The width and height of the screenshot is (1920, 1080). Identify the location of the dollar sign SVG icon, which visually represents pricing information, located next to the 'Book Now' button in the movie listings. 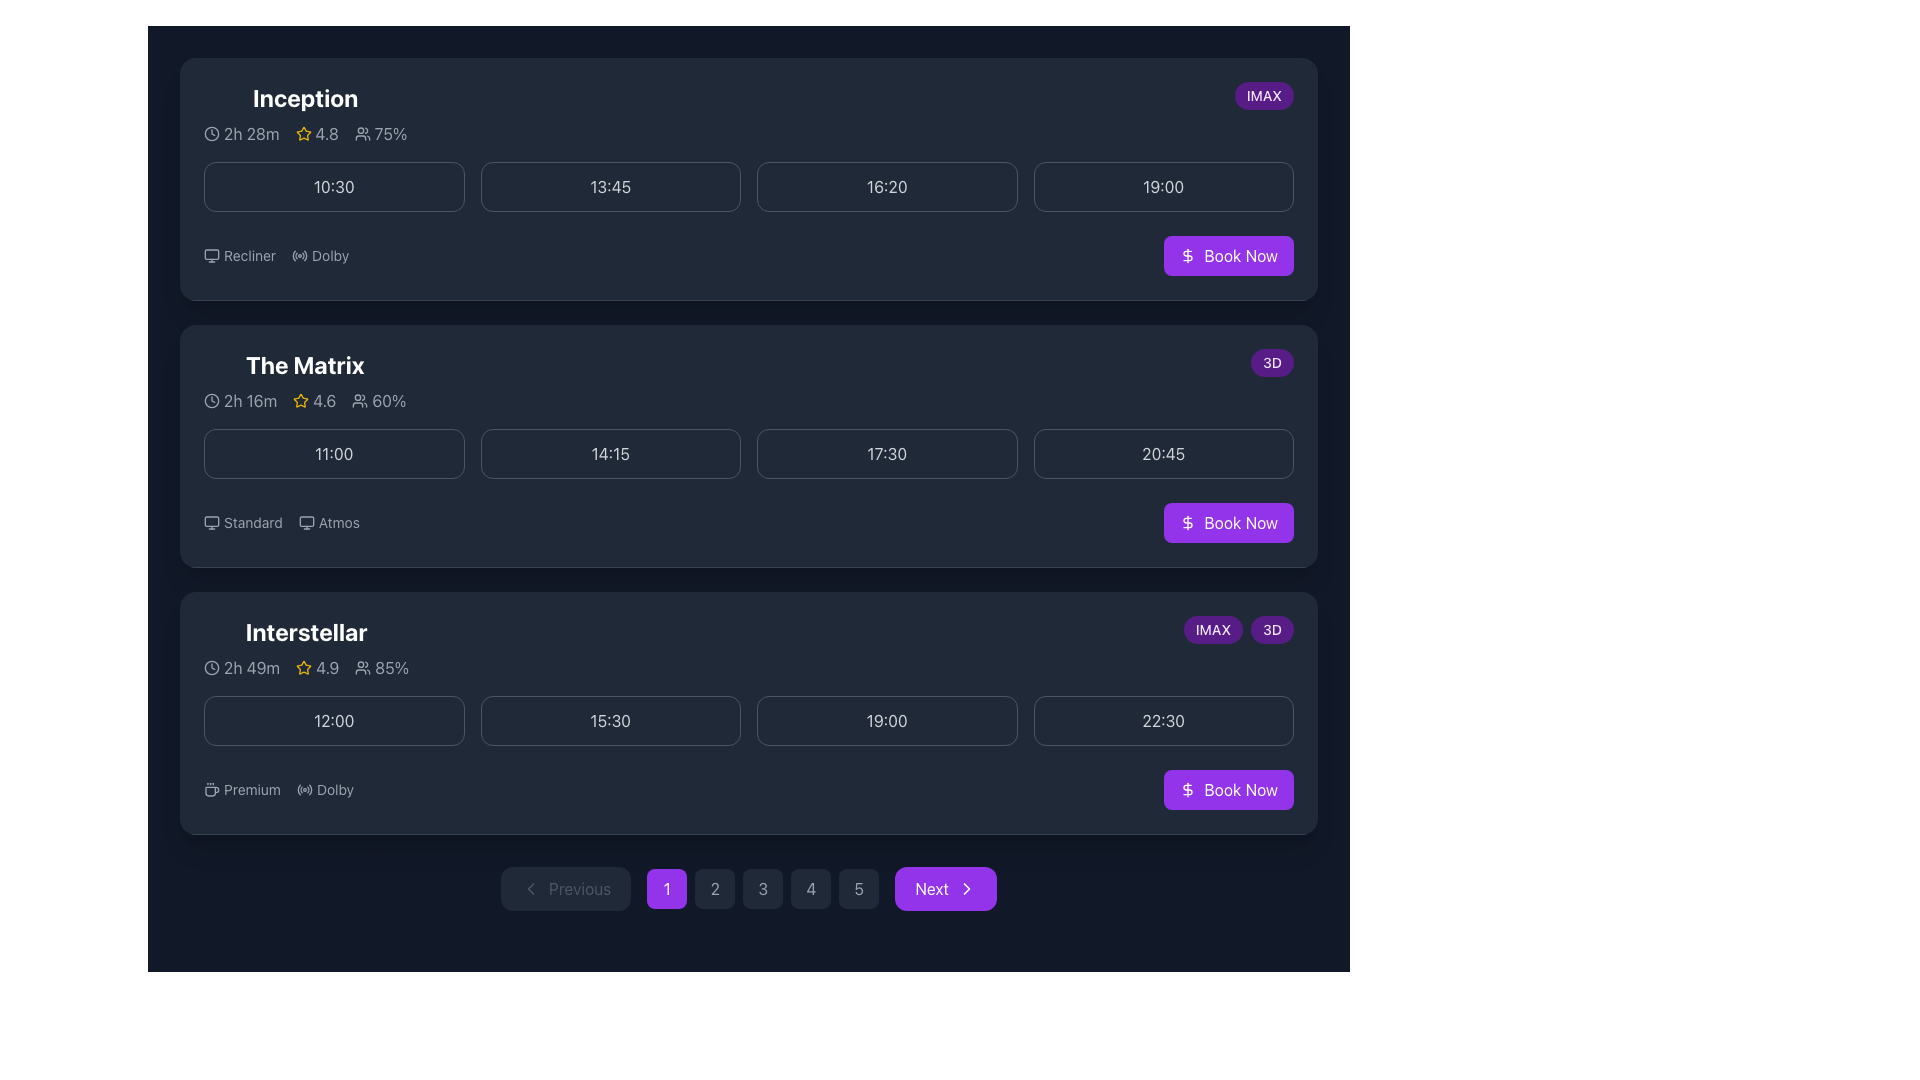
(1188, 789).